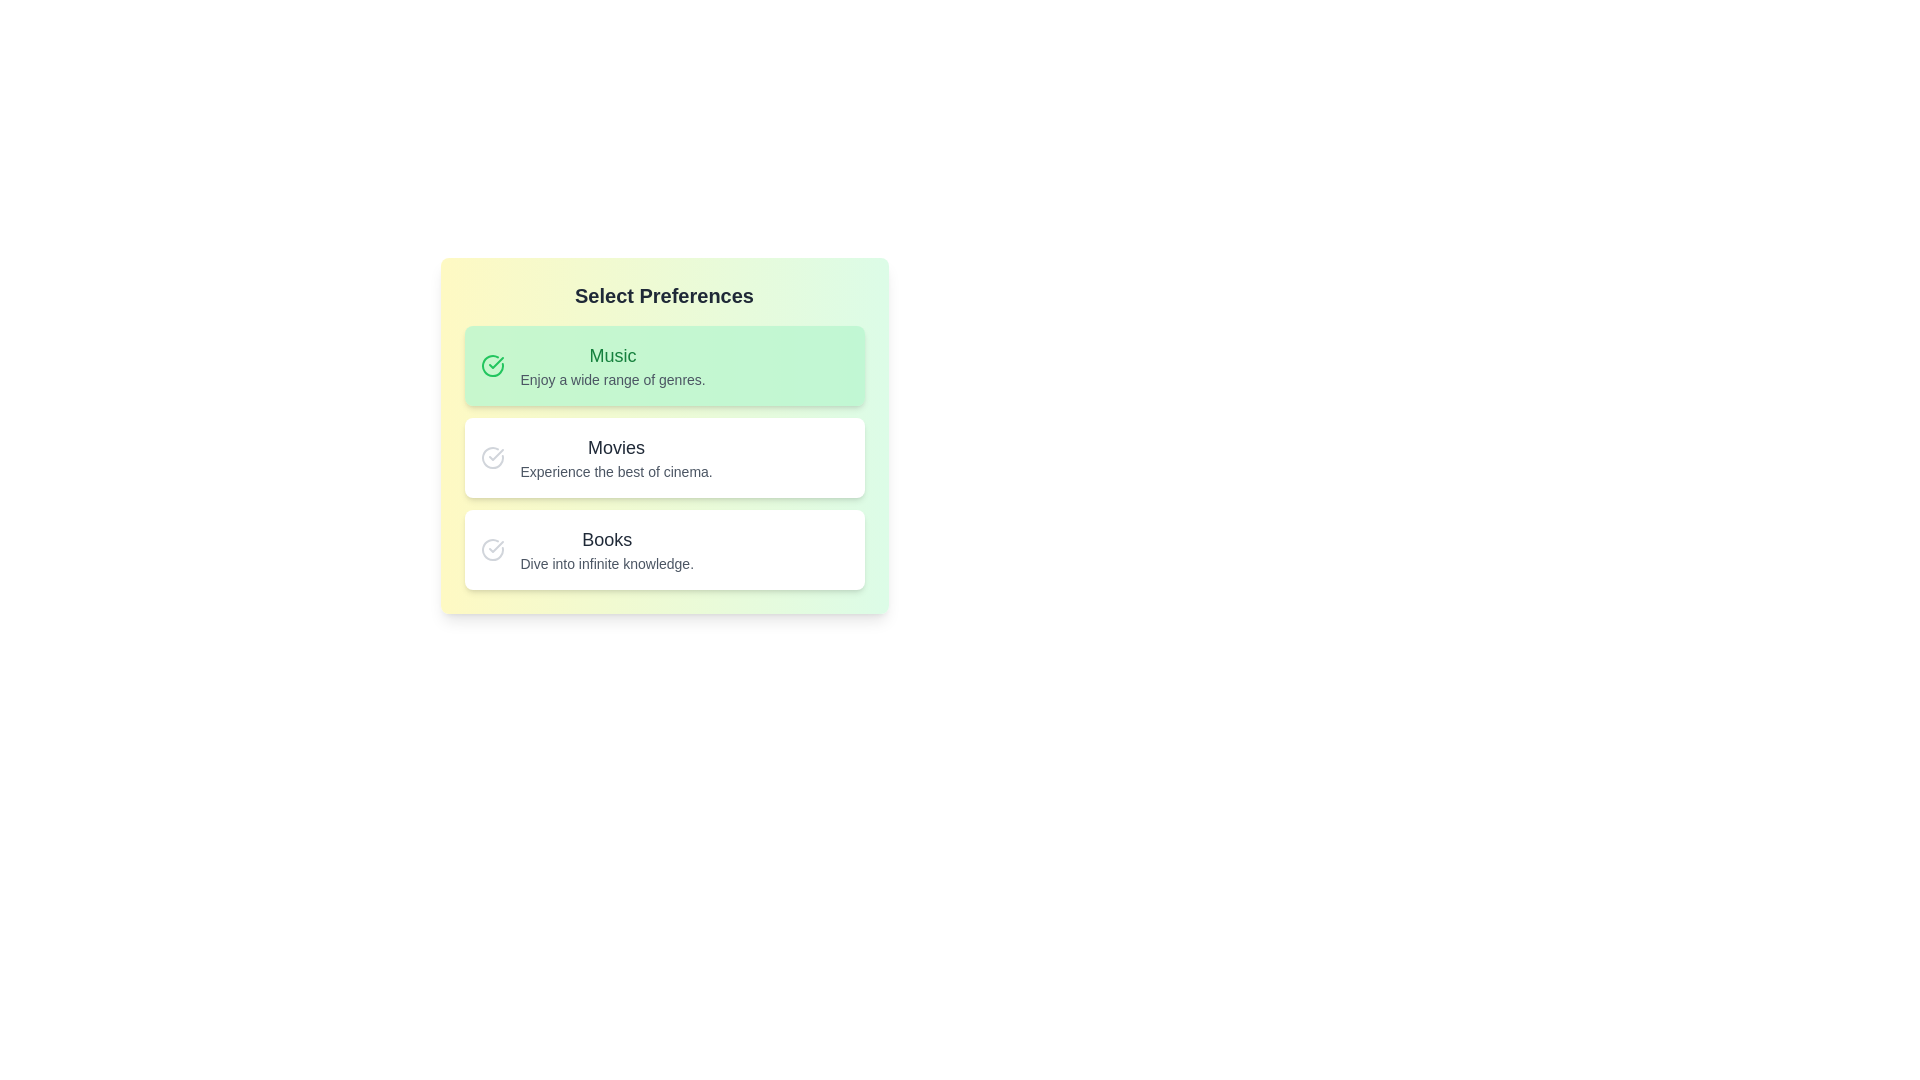 This screenshot has width=1920, height=1080. I want to click on the preference Music, so click(664, 366).